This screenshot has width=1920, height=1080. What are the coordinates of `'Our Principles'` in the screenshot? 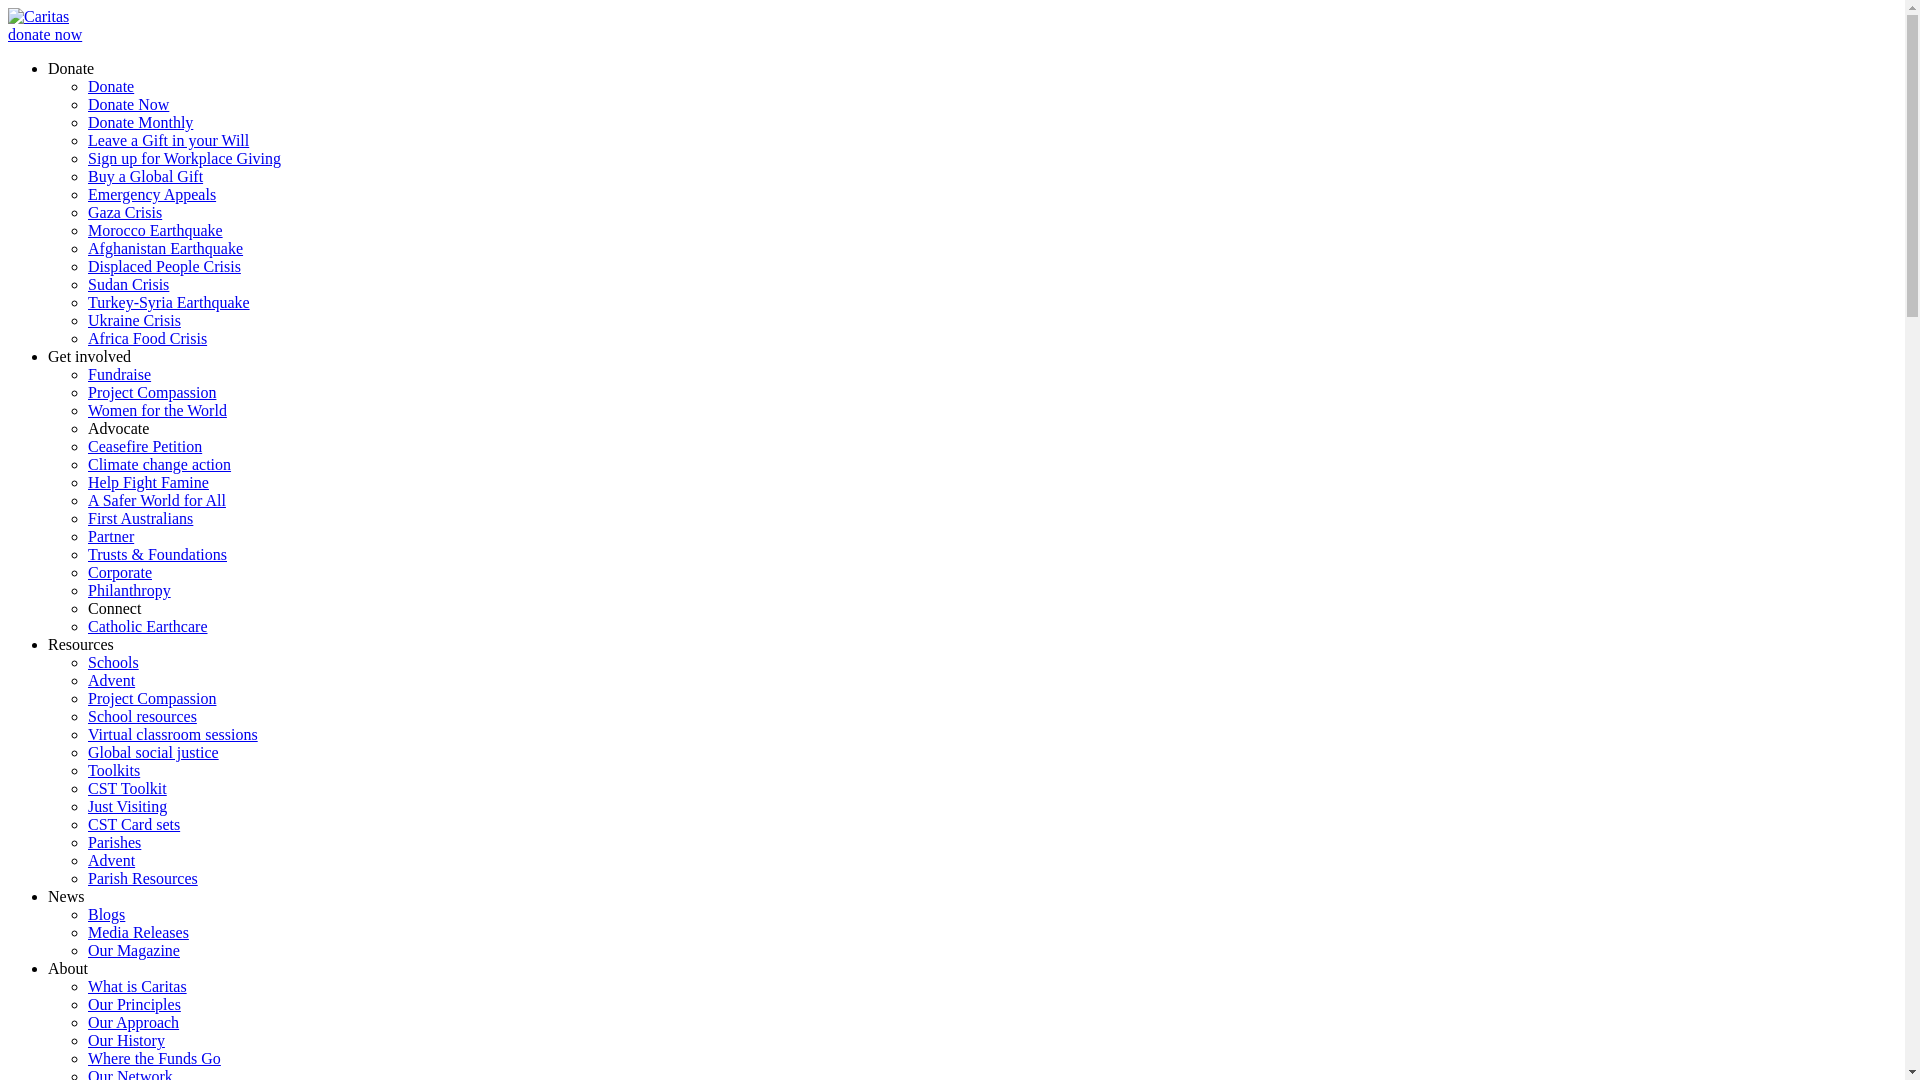 It's located at (133, 1004).